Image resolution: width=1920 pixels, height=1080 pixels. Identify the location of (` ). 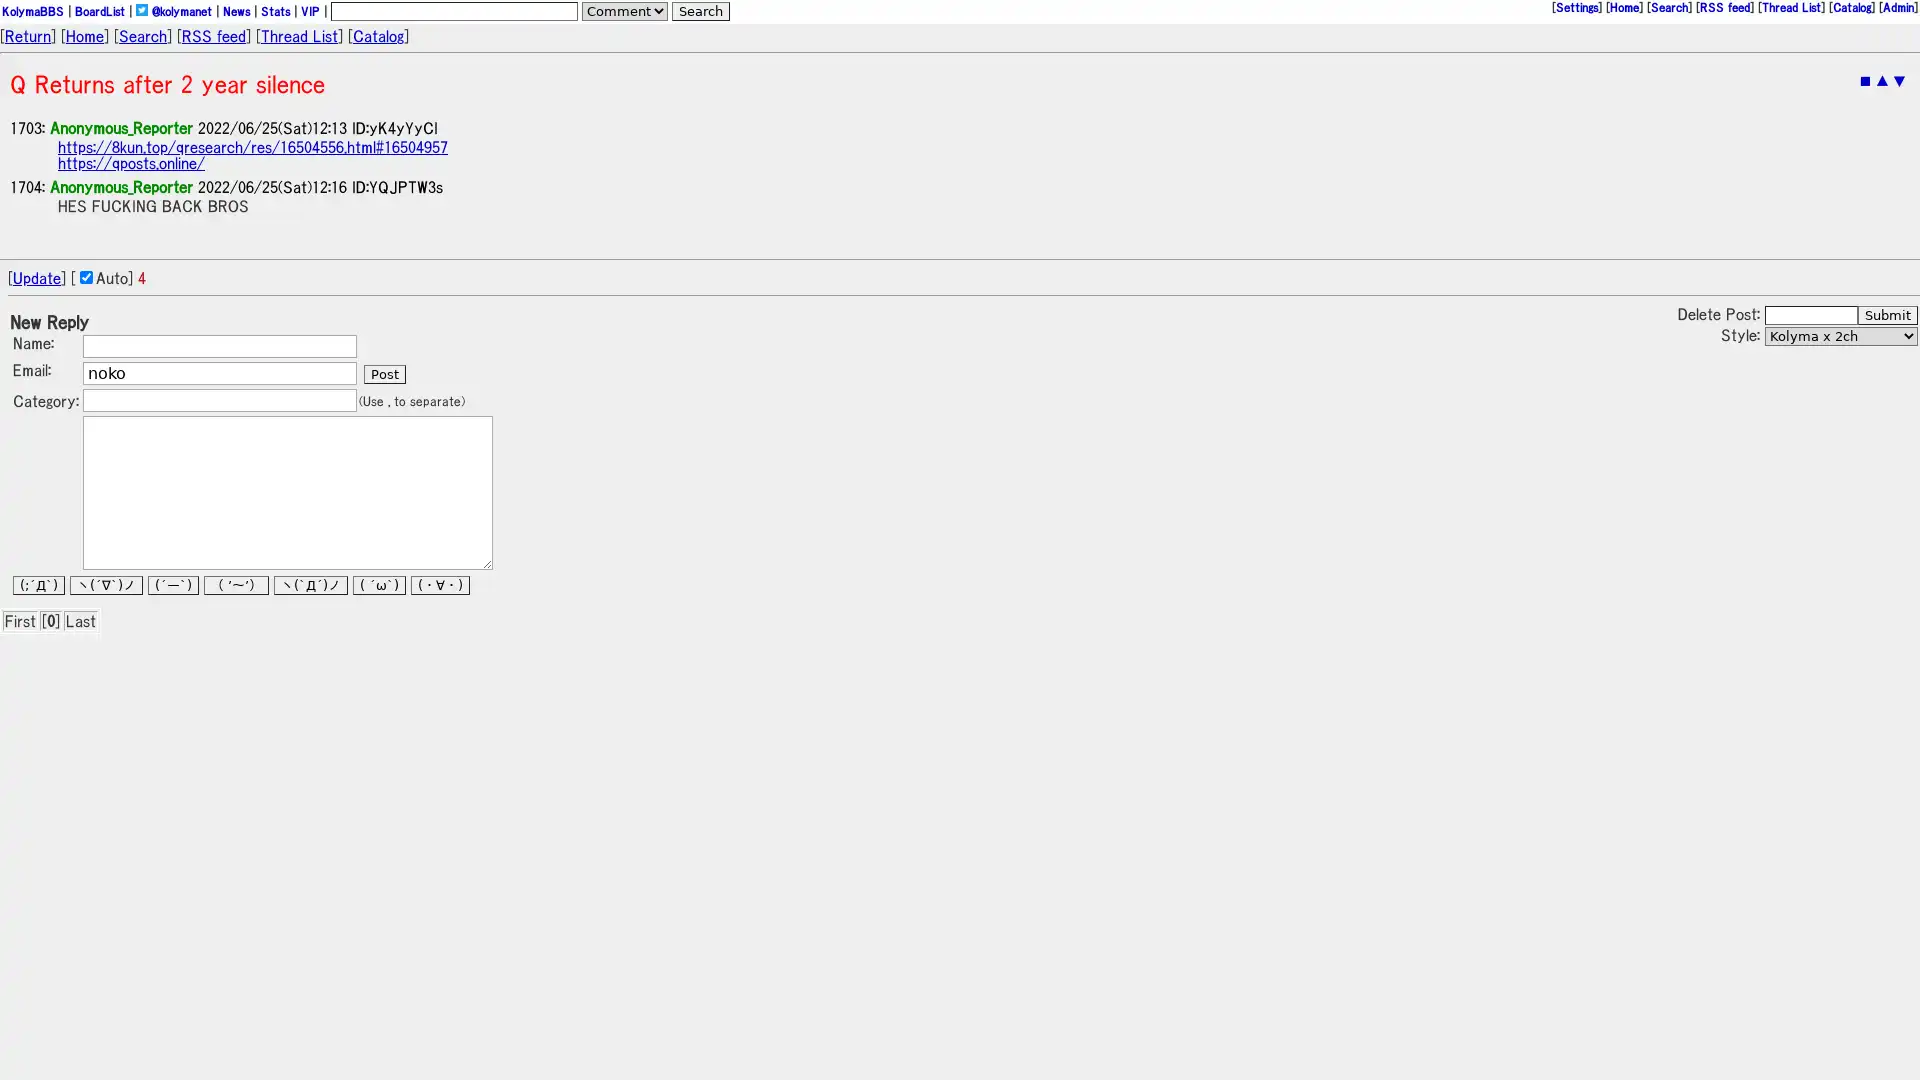
(310, 585).